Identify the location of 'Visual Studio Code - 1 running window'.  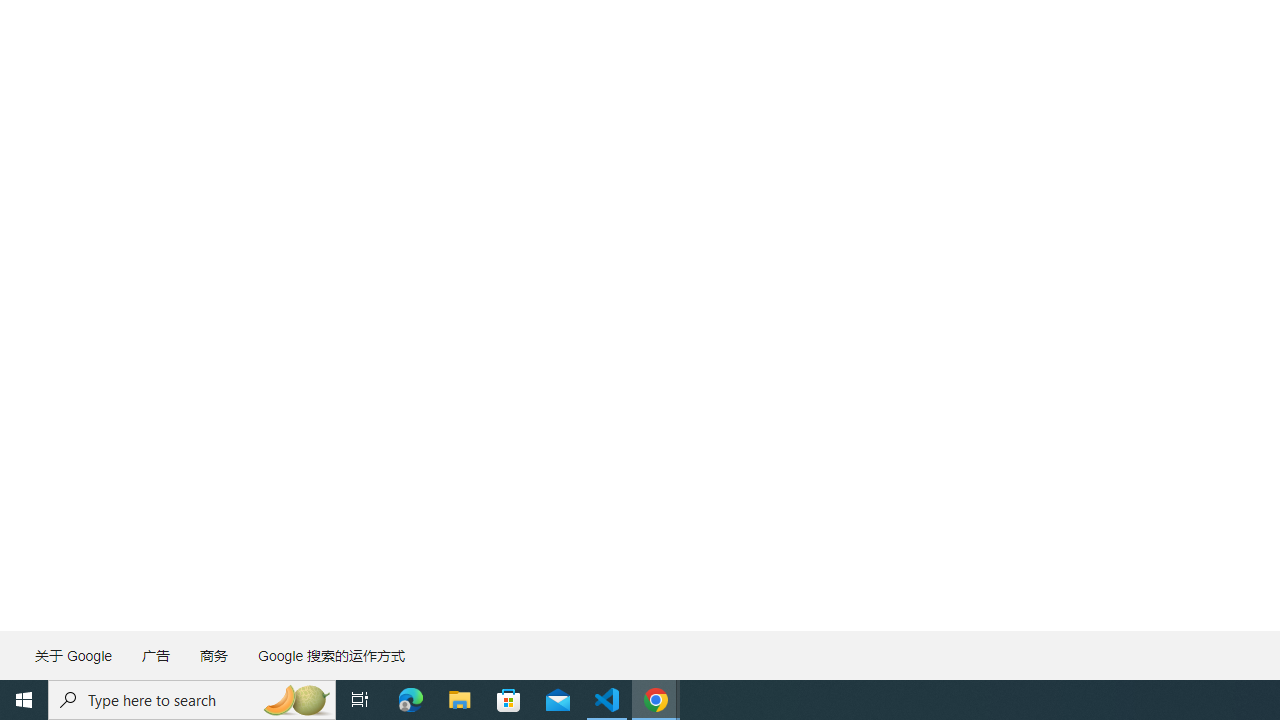
(606, 698).